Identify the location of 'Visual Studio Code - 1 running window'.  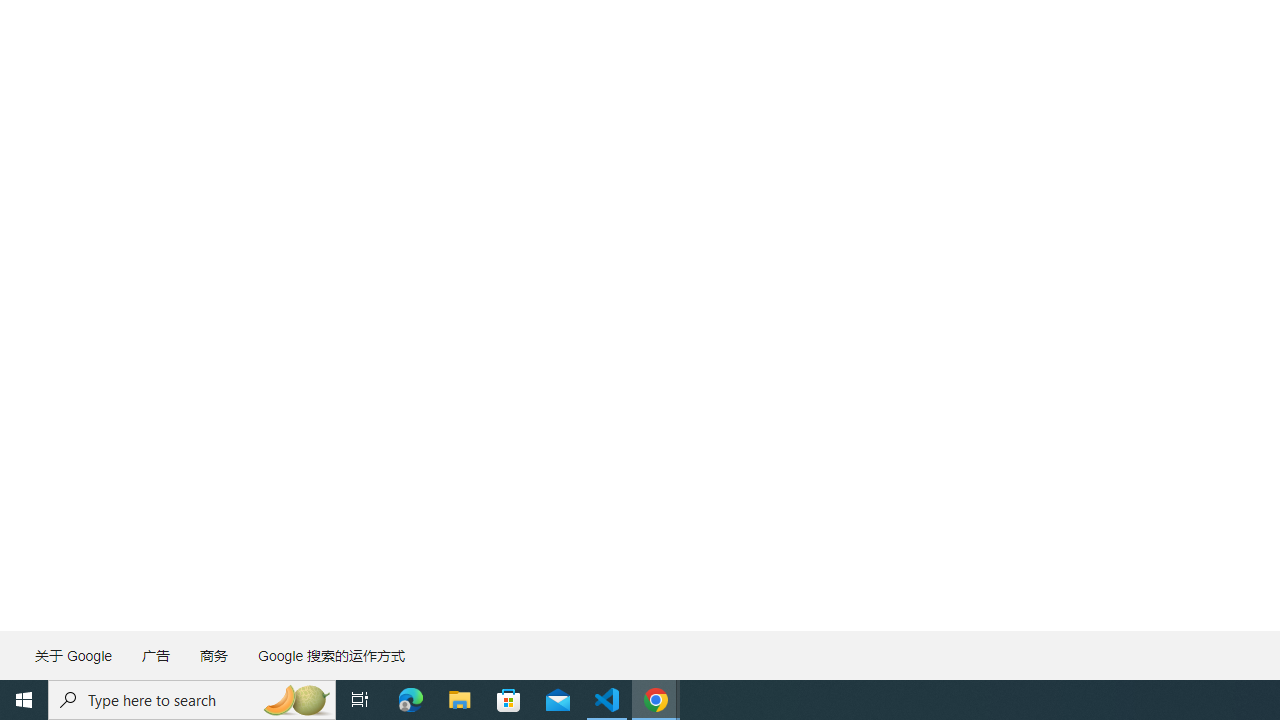
(606, 698).